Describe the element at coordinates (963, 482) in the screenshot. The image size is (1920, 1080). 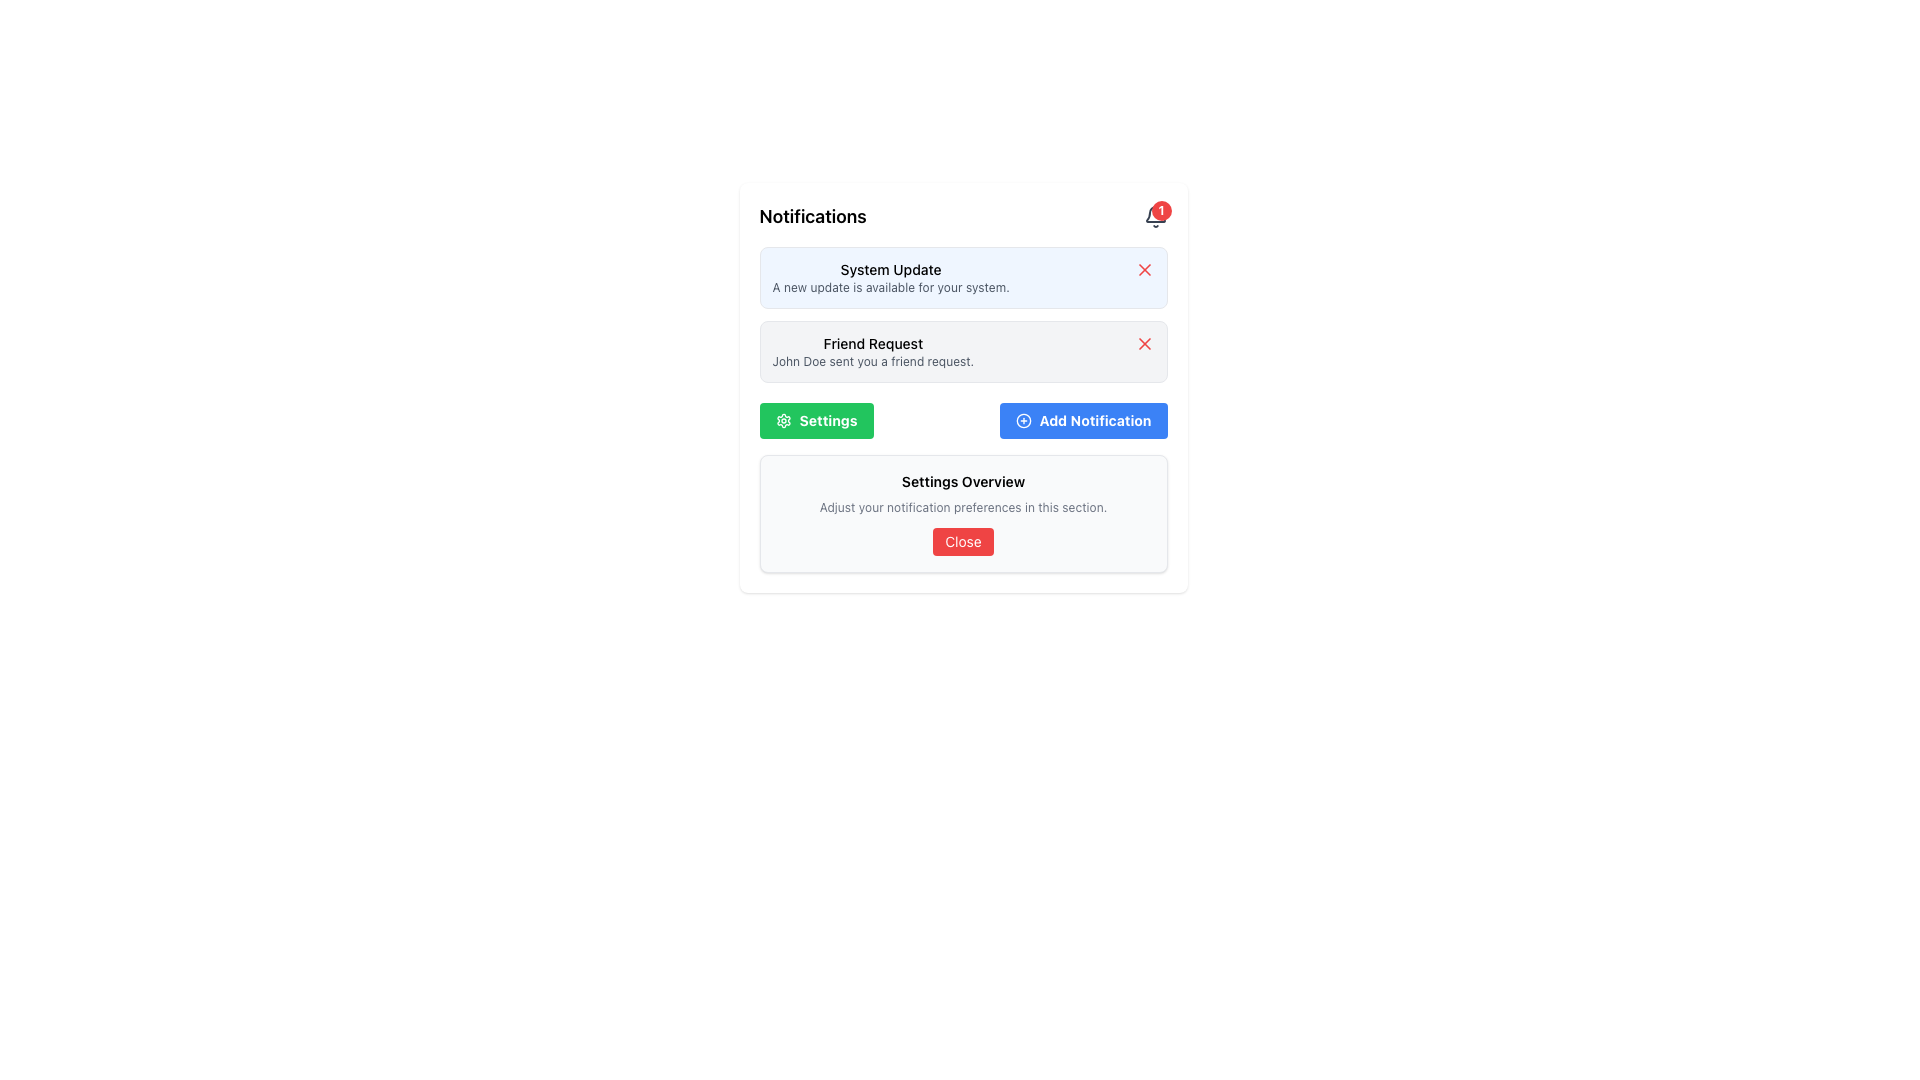
I see `the non-interactive text label that serves as a title for the settings overview section, located above the notification preferences text and the 'Close' button` at that location.